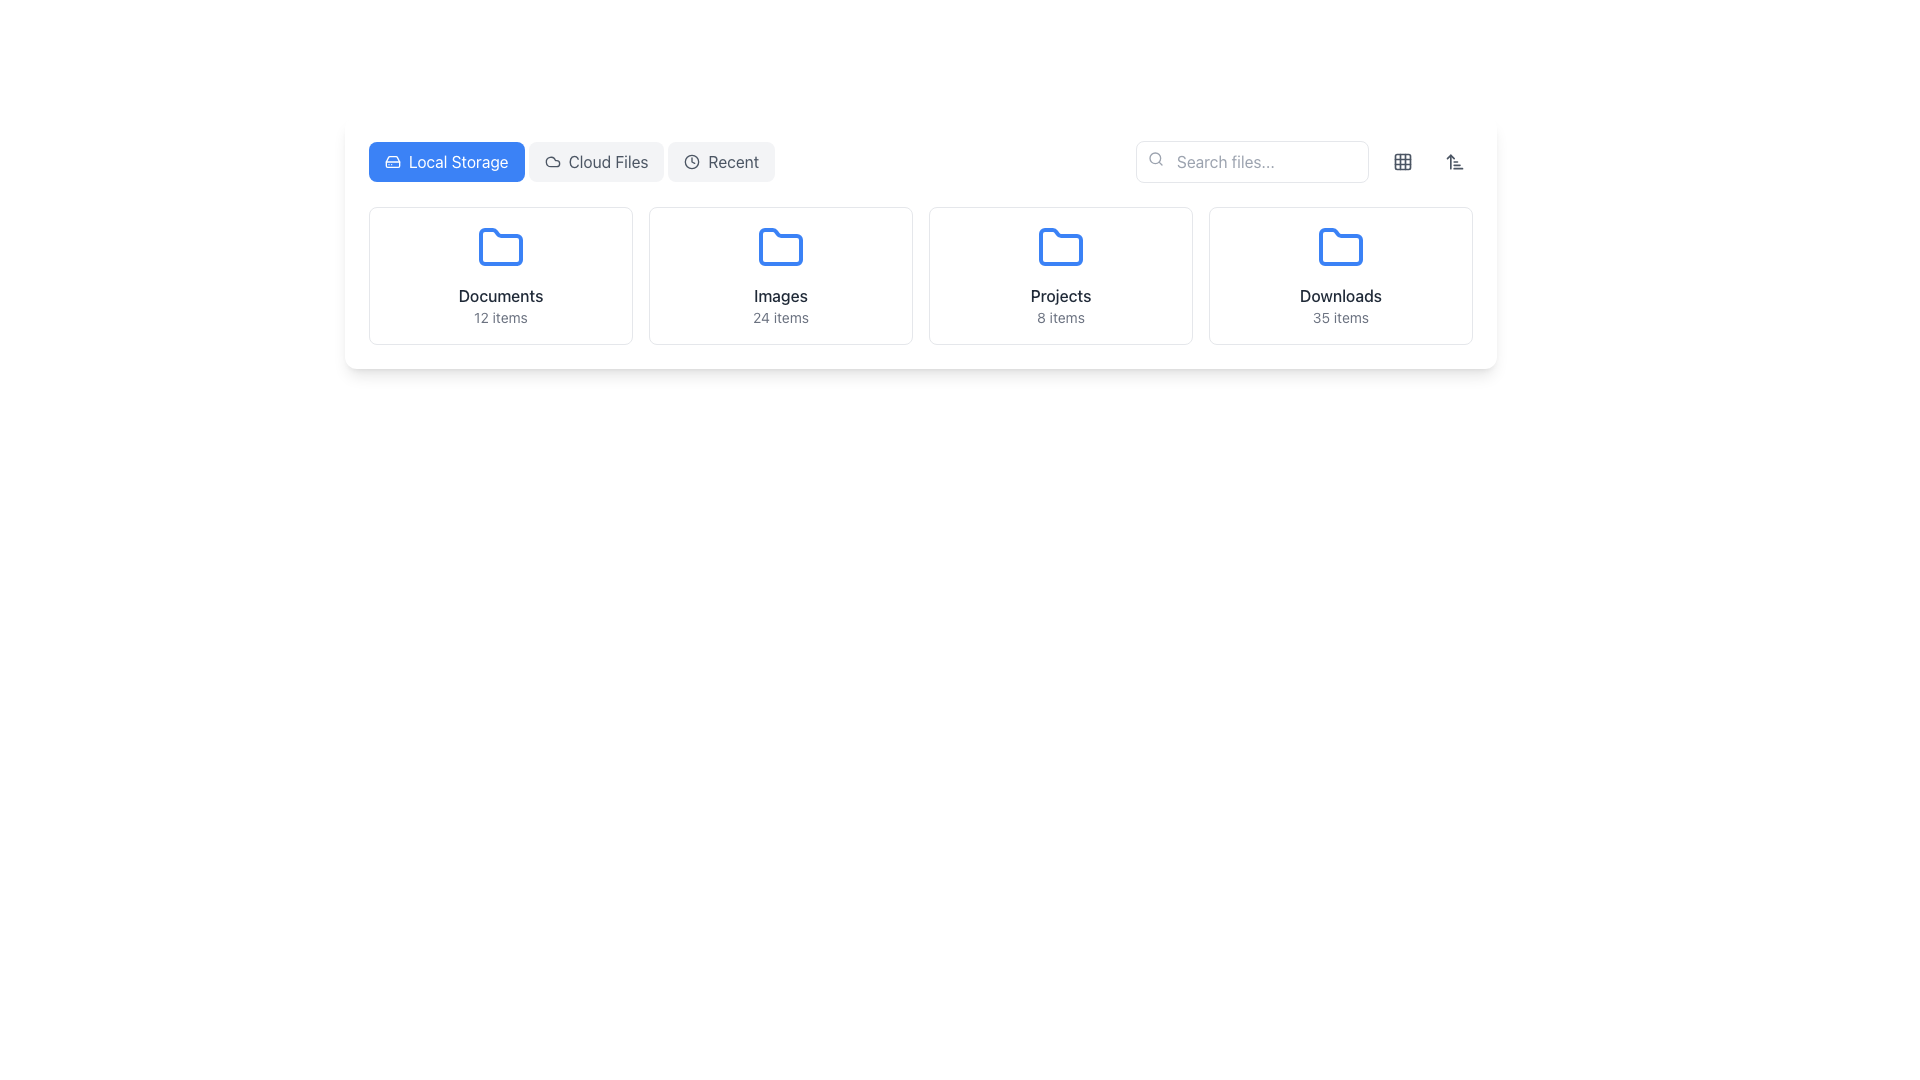  Describe the element at coordinates (1059, 276) in the screenshot. I see `the 'Projects' card button, which is the third card in a row of four, located between the 'Images' card and the 'Downloads' card` at that location.